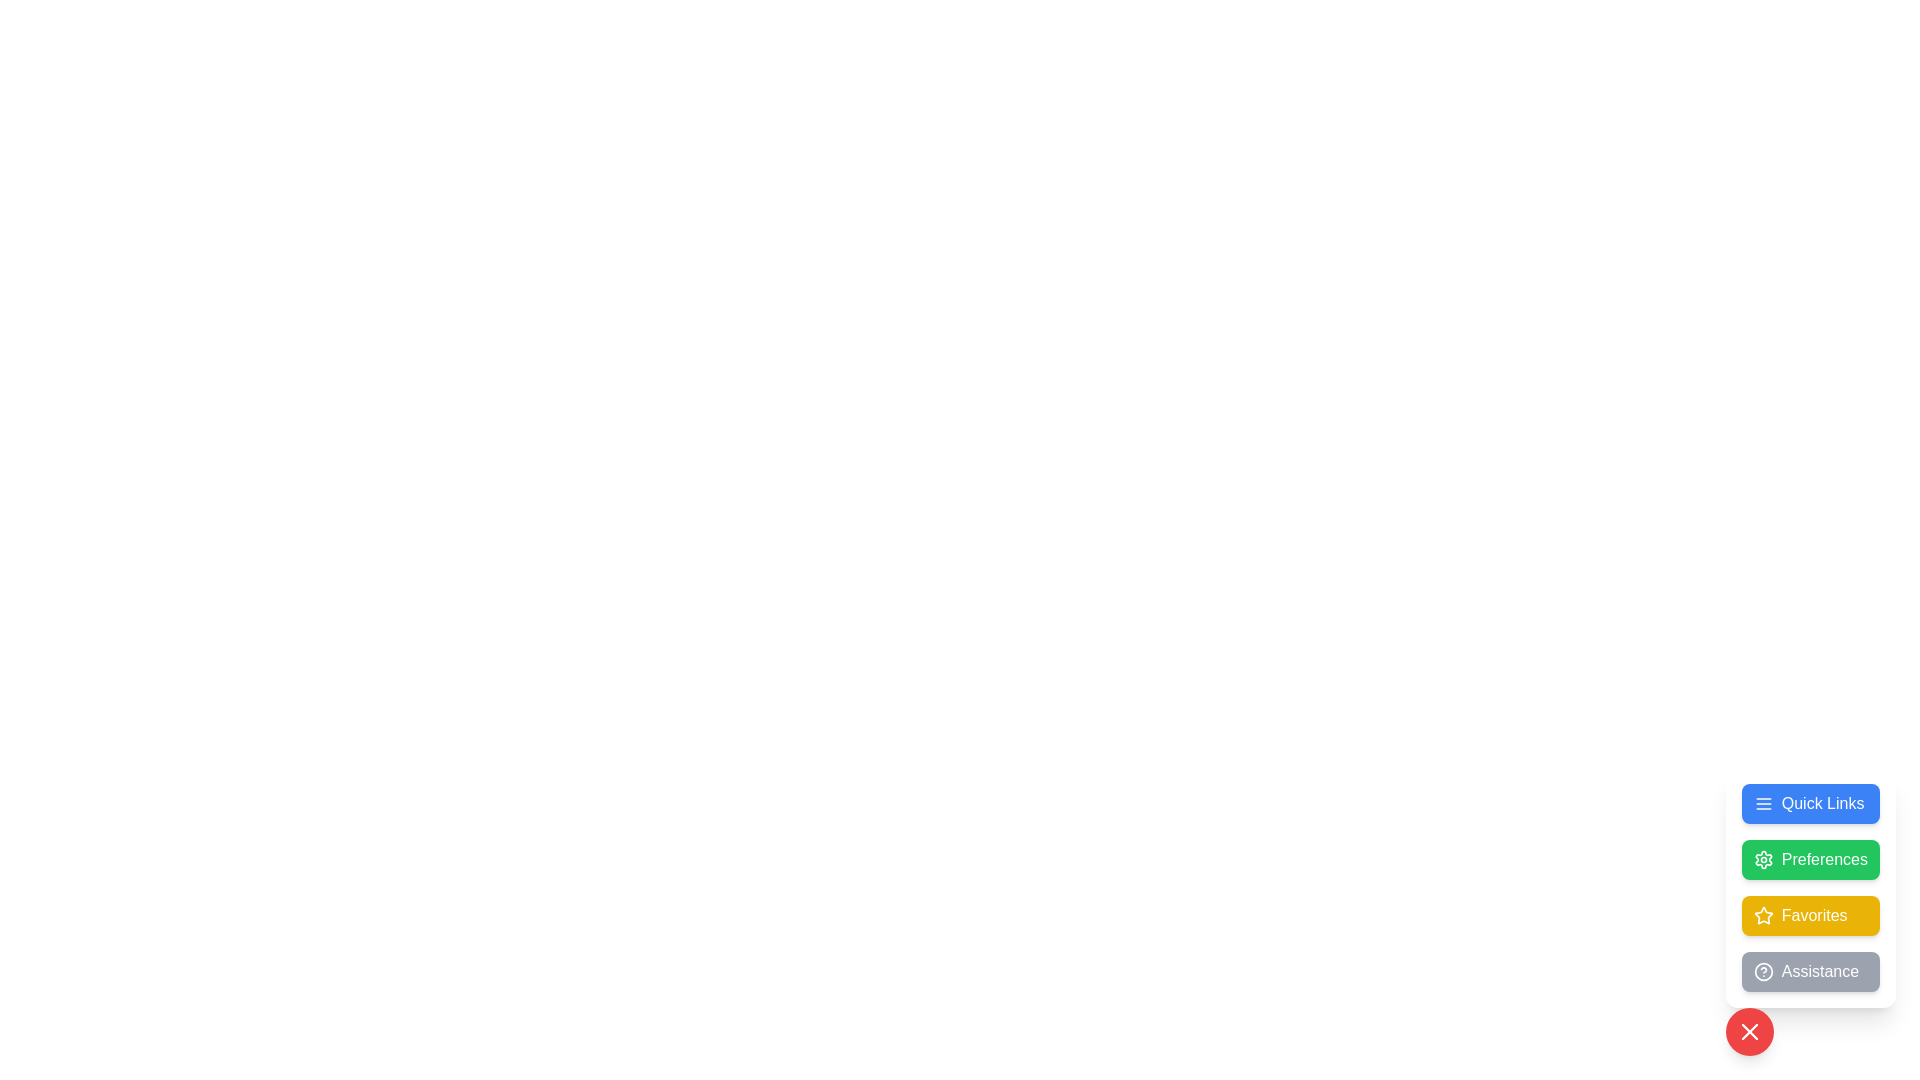 Image resolution: width=1920 pixels, height=1080 pixels. What do you see at coordinates (1748, 1032) in the screenshot?
I see `the close or cancel icon located within the red circular button at the bottom-right corner of the interface` at bounding box center [1748, 1032].